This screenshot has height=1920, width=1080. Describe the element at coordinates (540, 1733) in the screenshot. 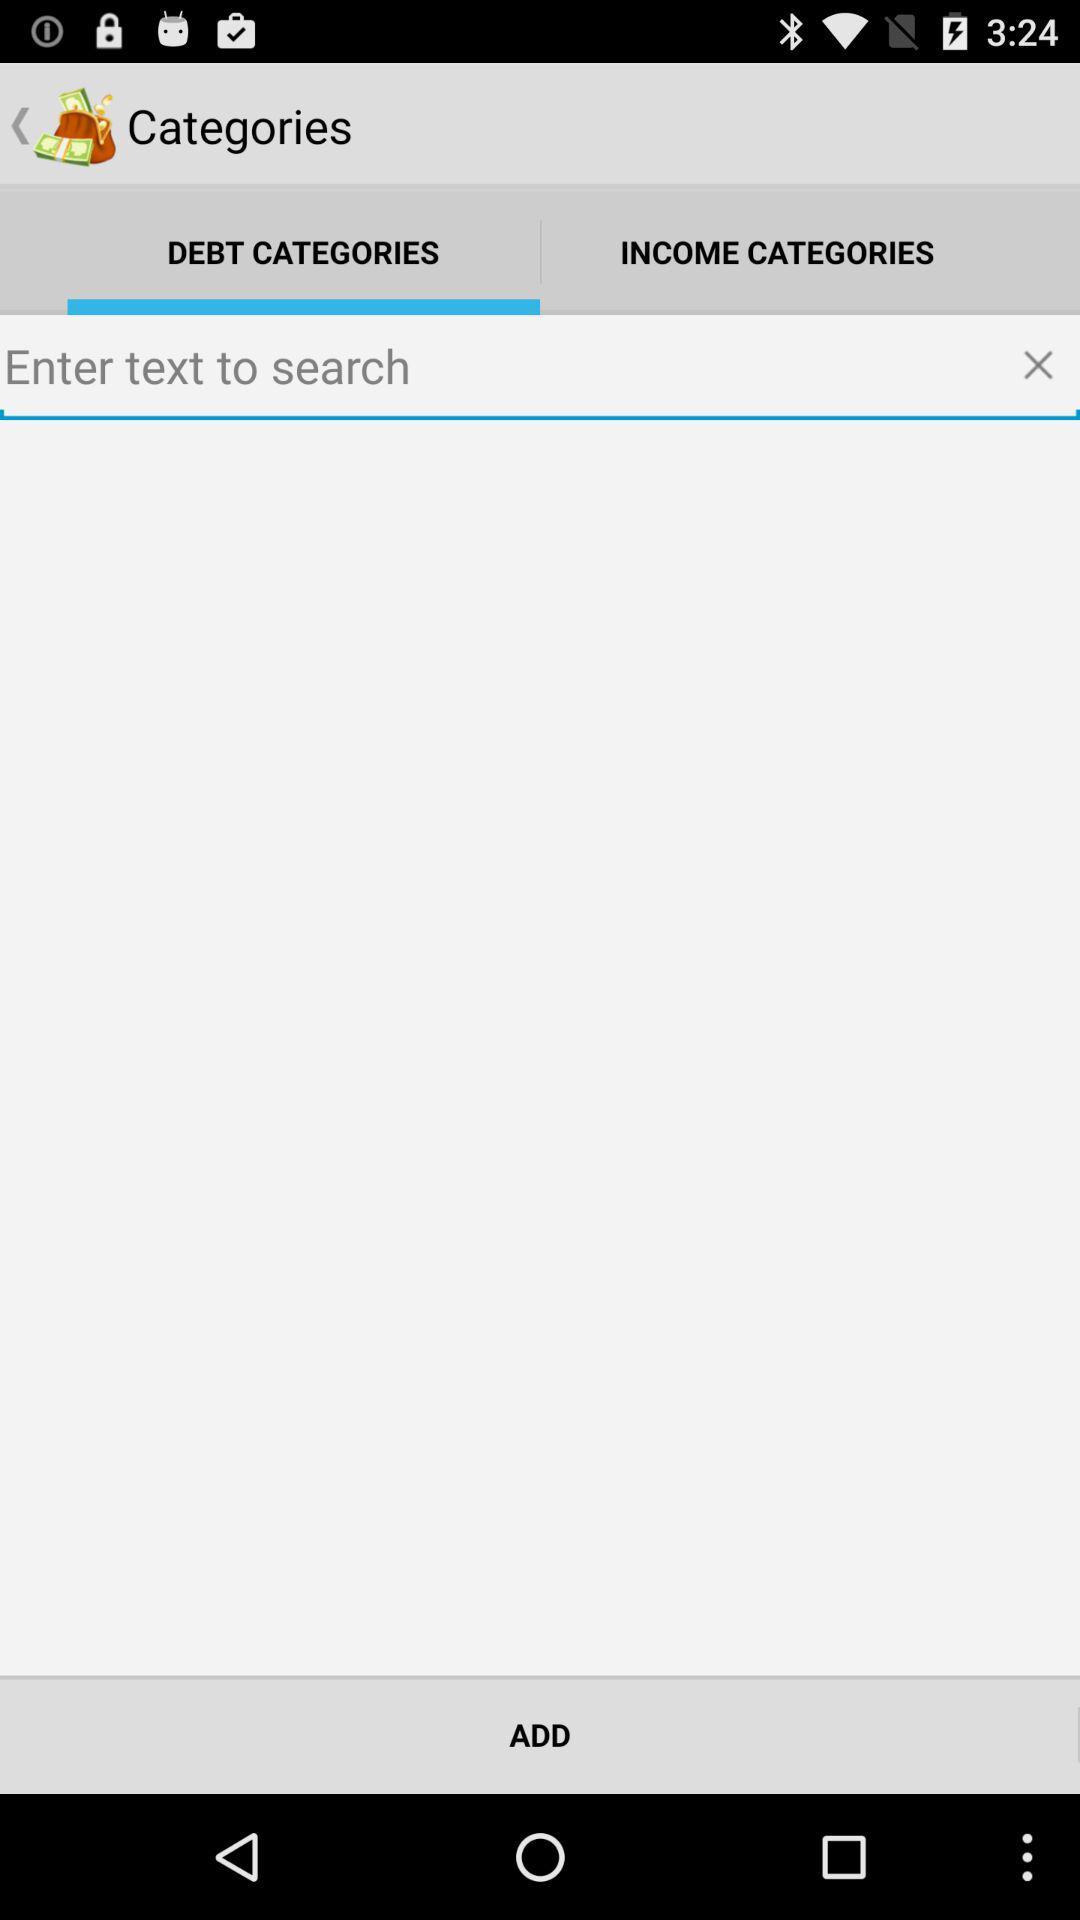

I see `add` at that location.